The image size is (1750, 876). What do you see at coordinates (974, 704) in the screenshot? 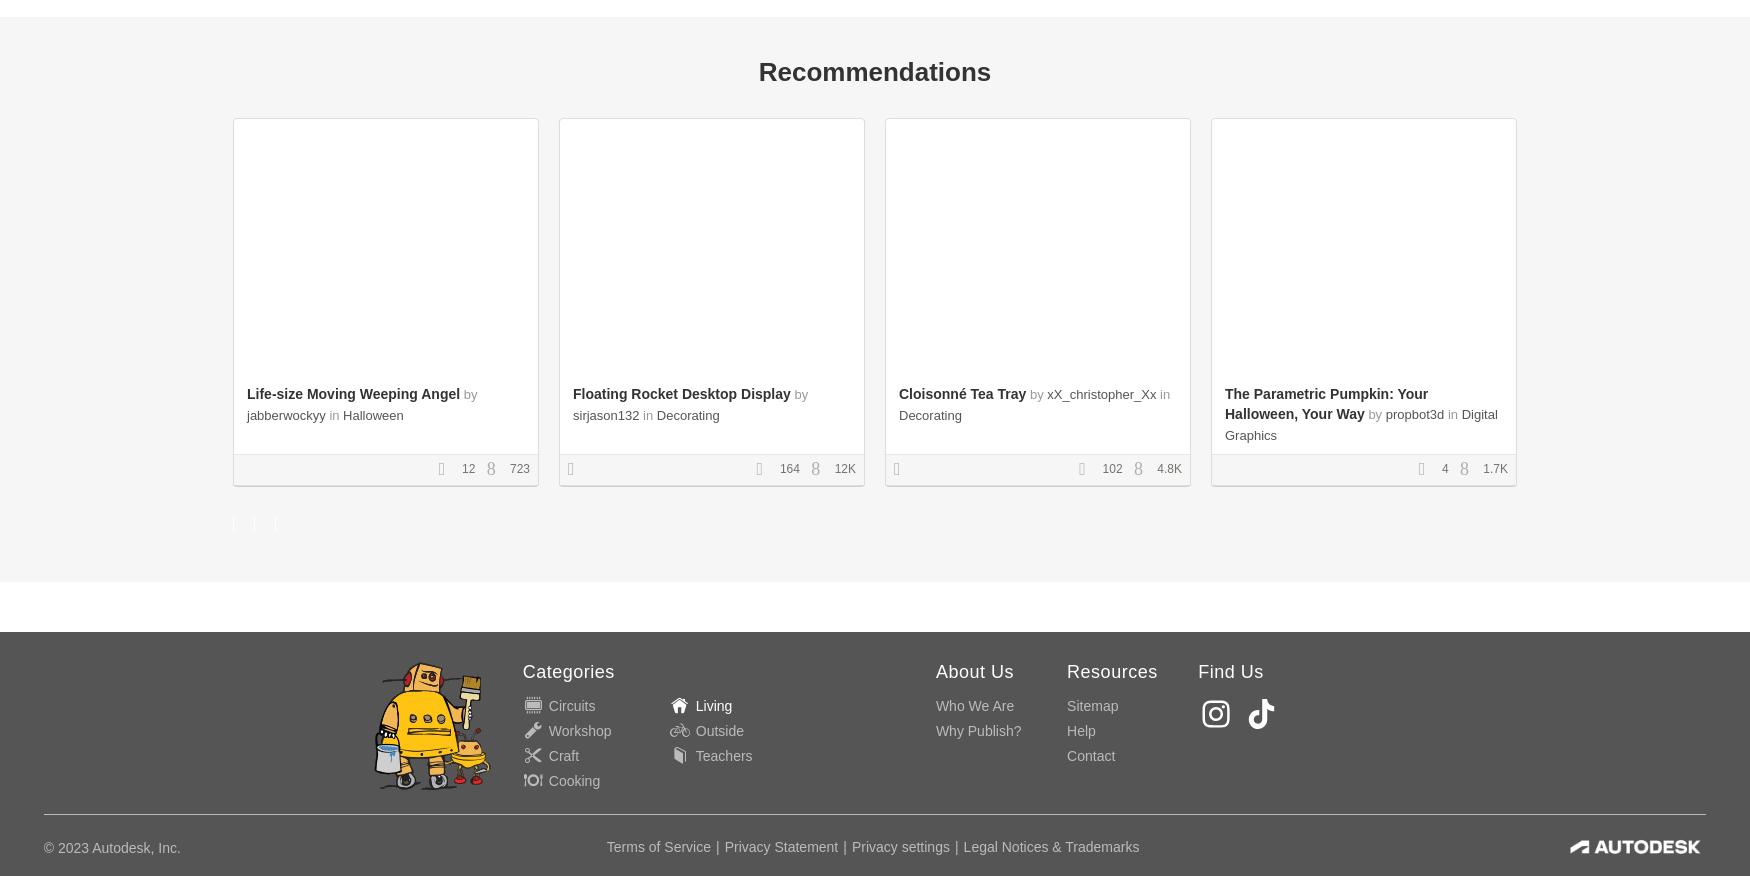
I see `'Who We Are'` at bounding box center [974, 704].